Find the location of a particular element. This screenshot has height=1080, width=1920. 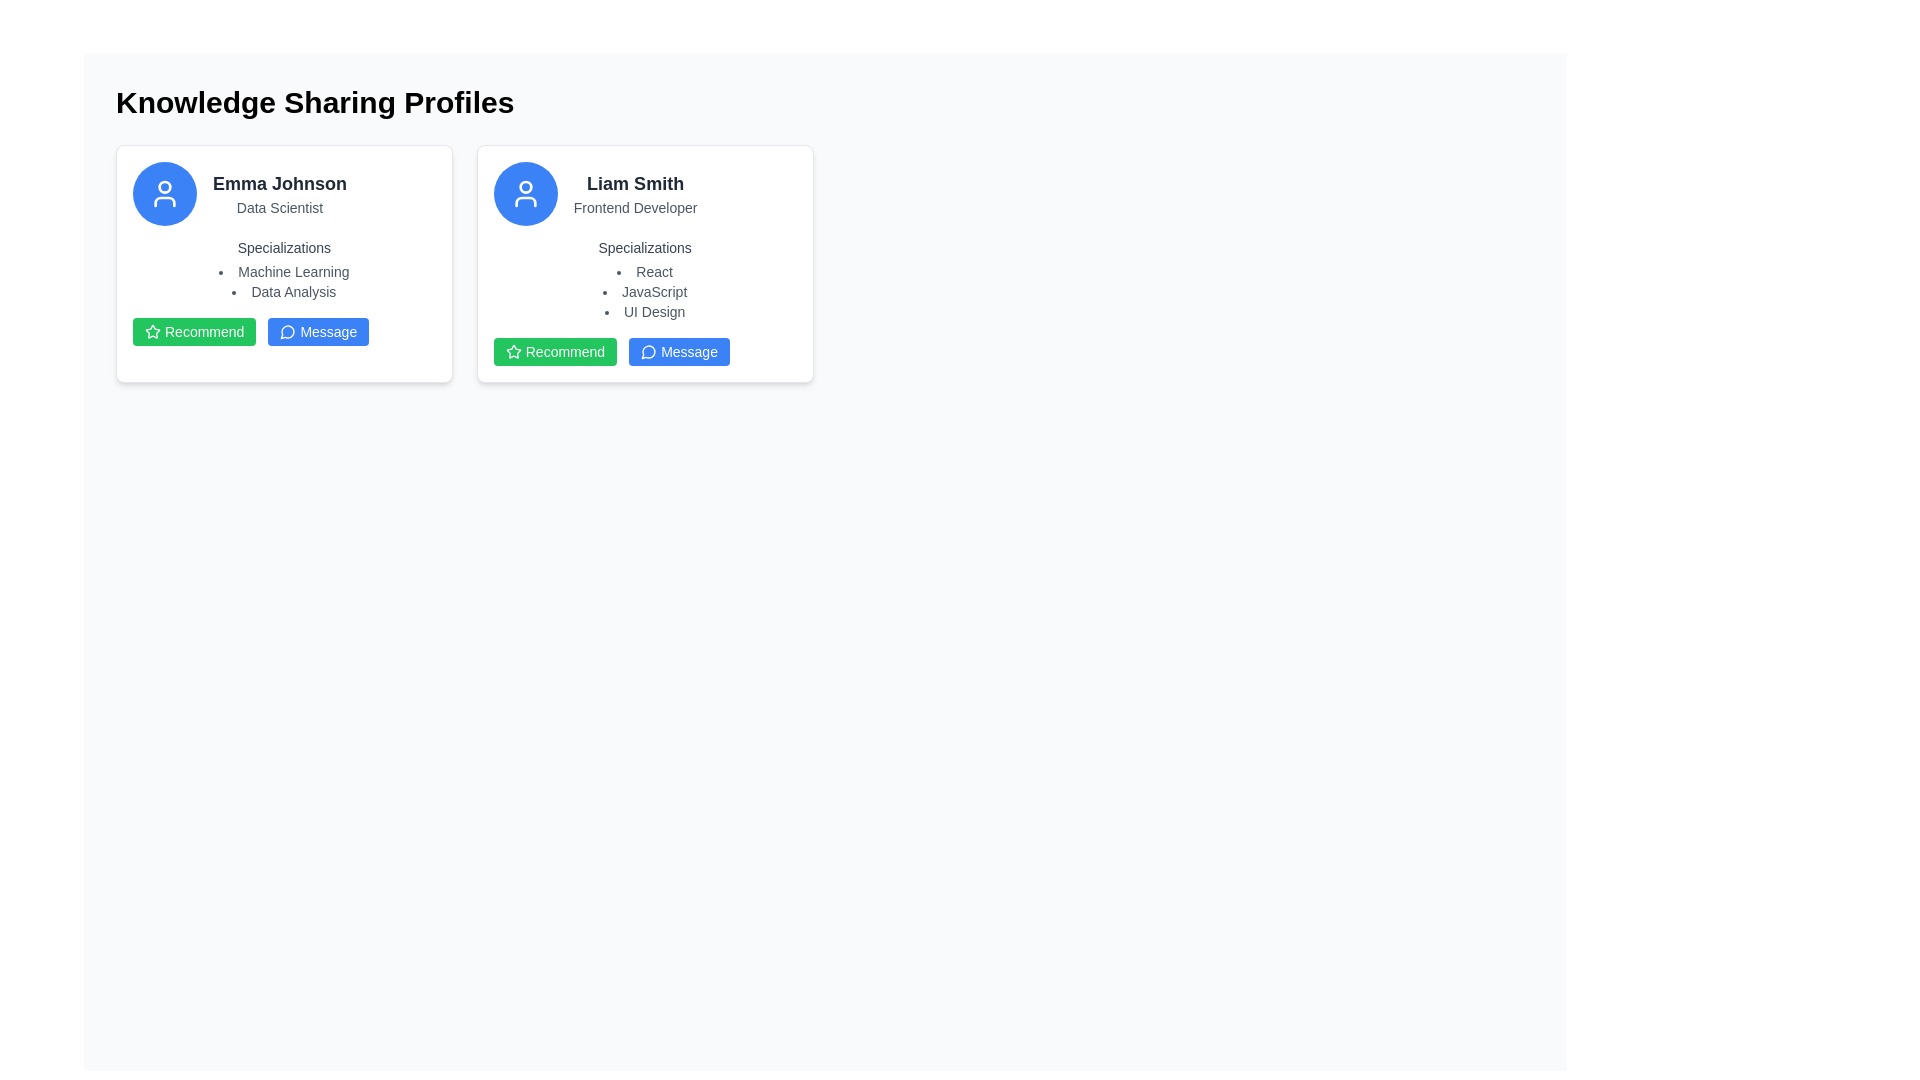

the profile icon represented by the uppermost Circle component of the user account SVG for Emma Johnson is located at coordinates (164, 186).